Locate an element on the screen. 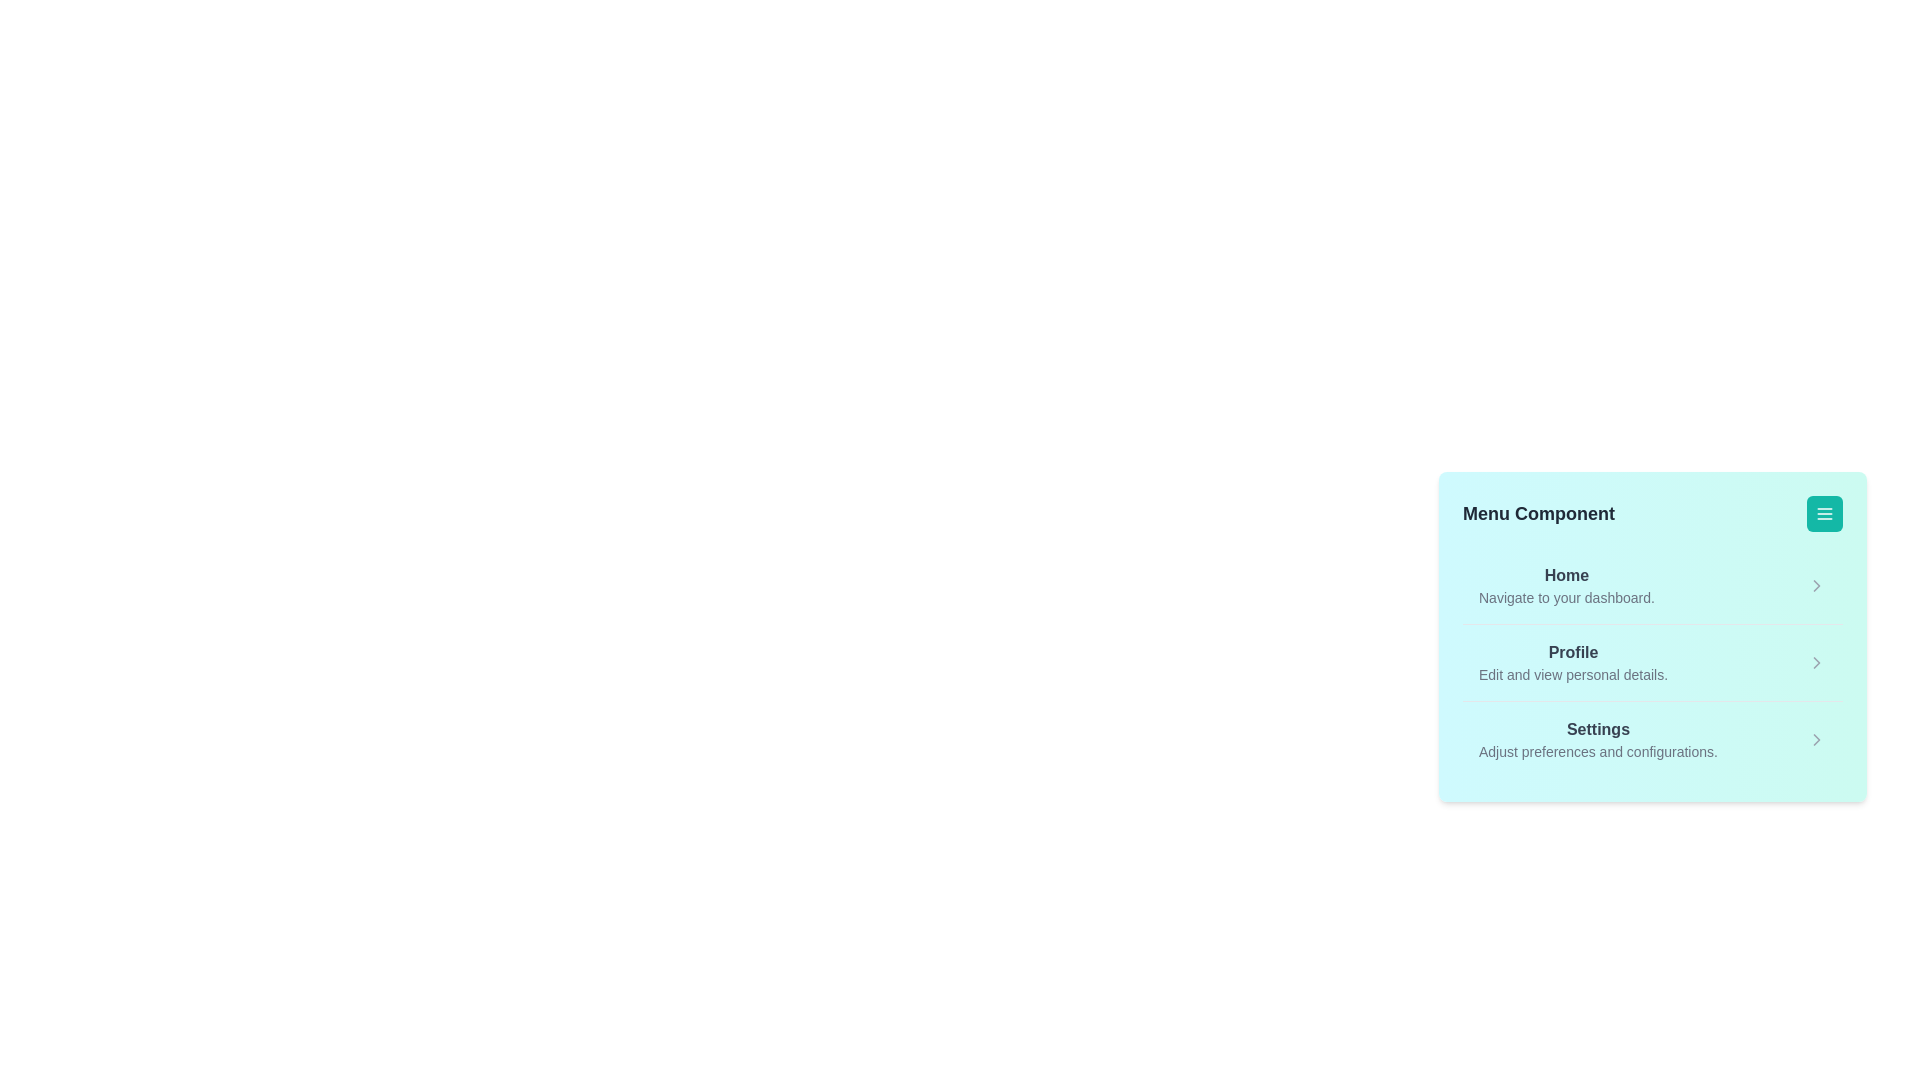 Image resolution: width=1920 pixels, height=1080 pixels. the menu item Profile to highlight it is located at coordinates (1572, 663).